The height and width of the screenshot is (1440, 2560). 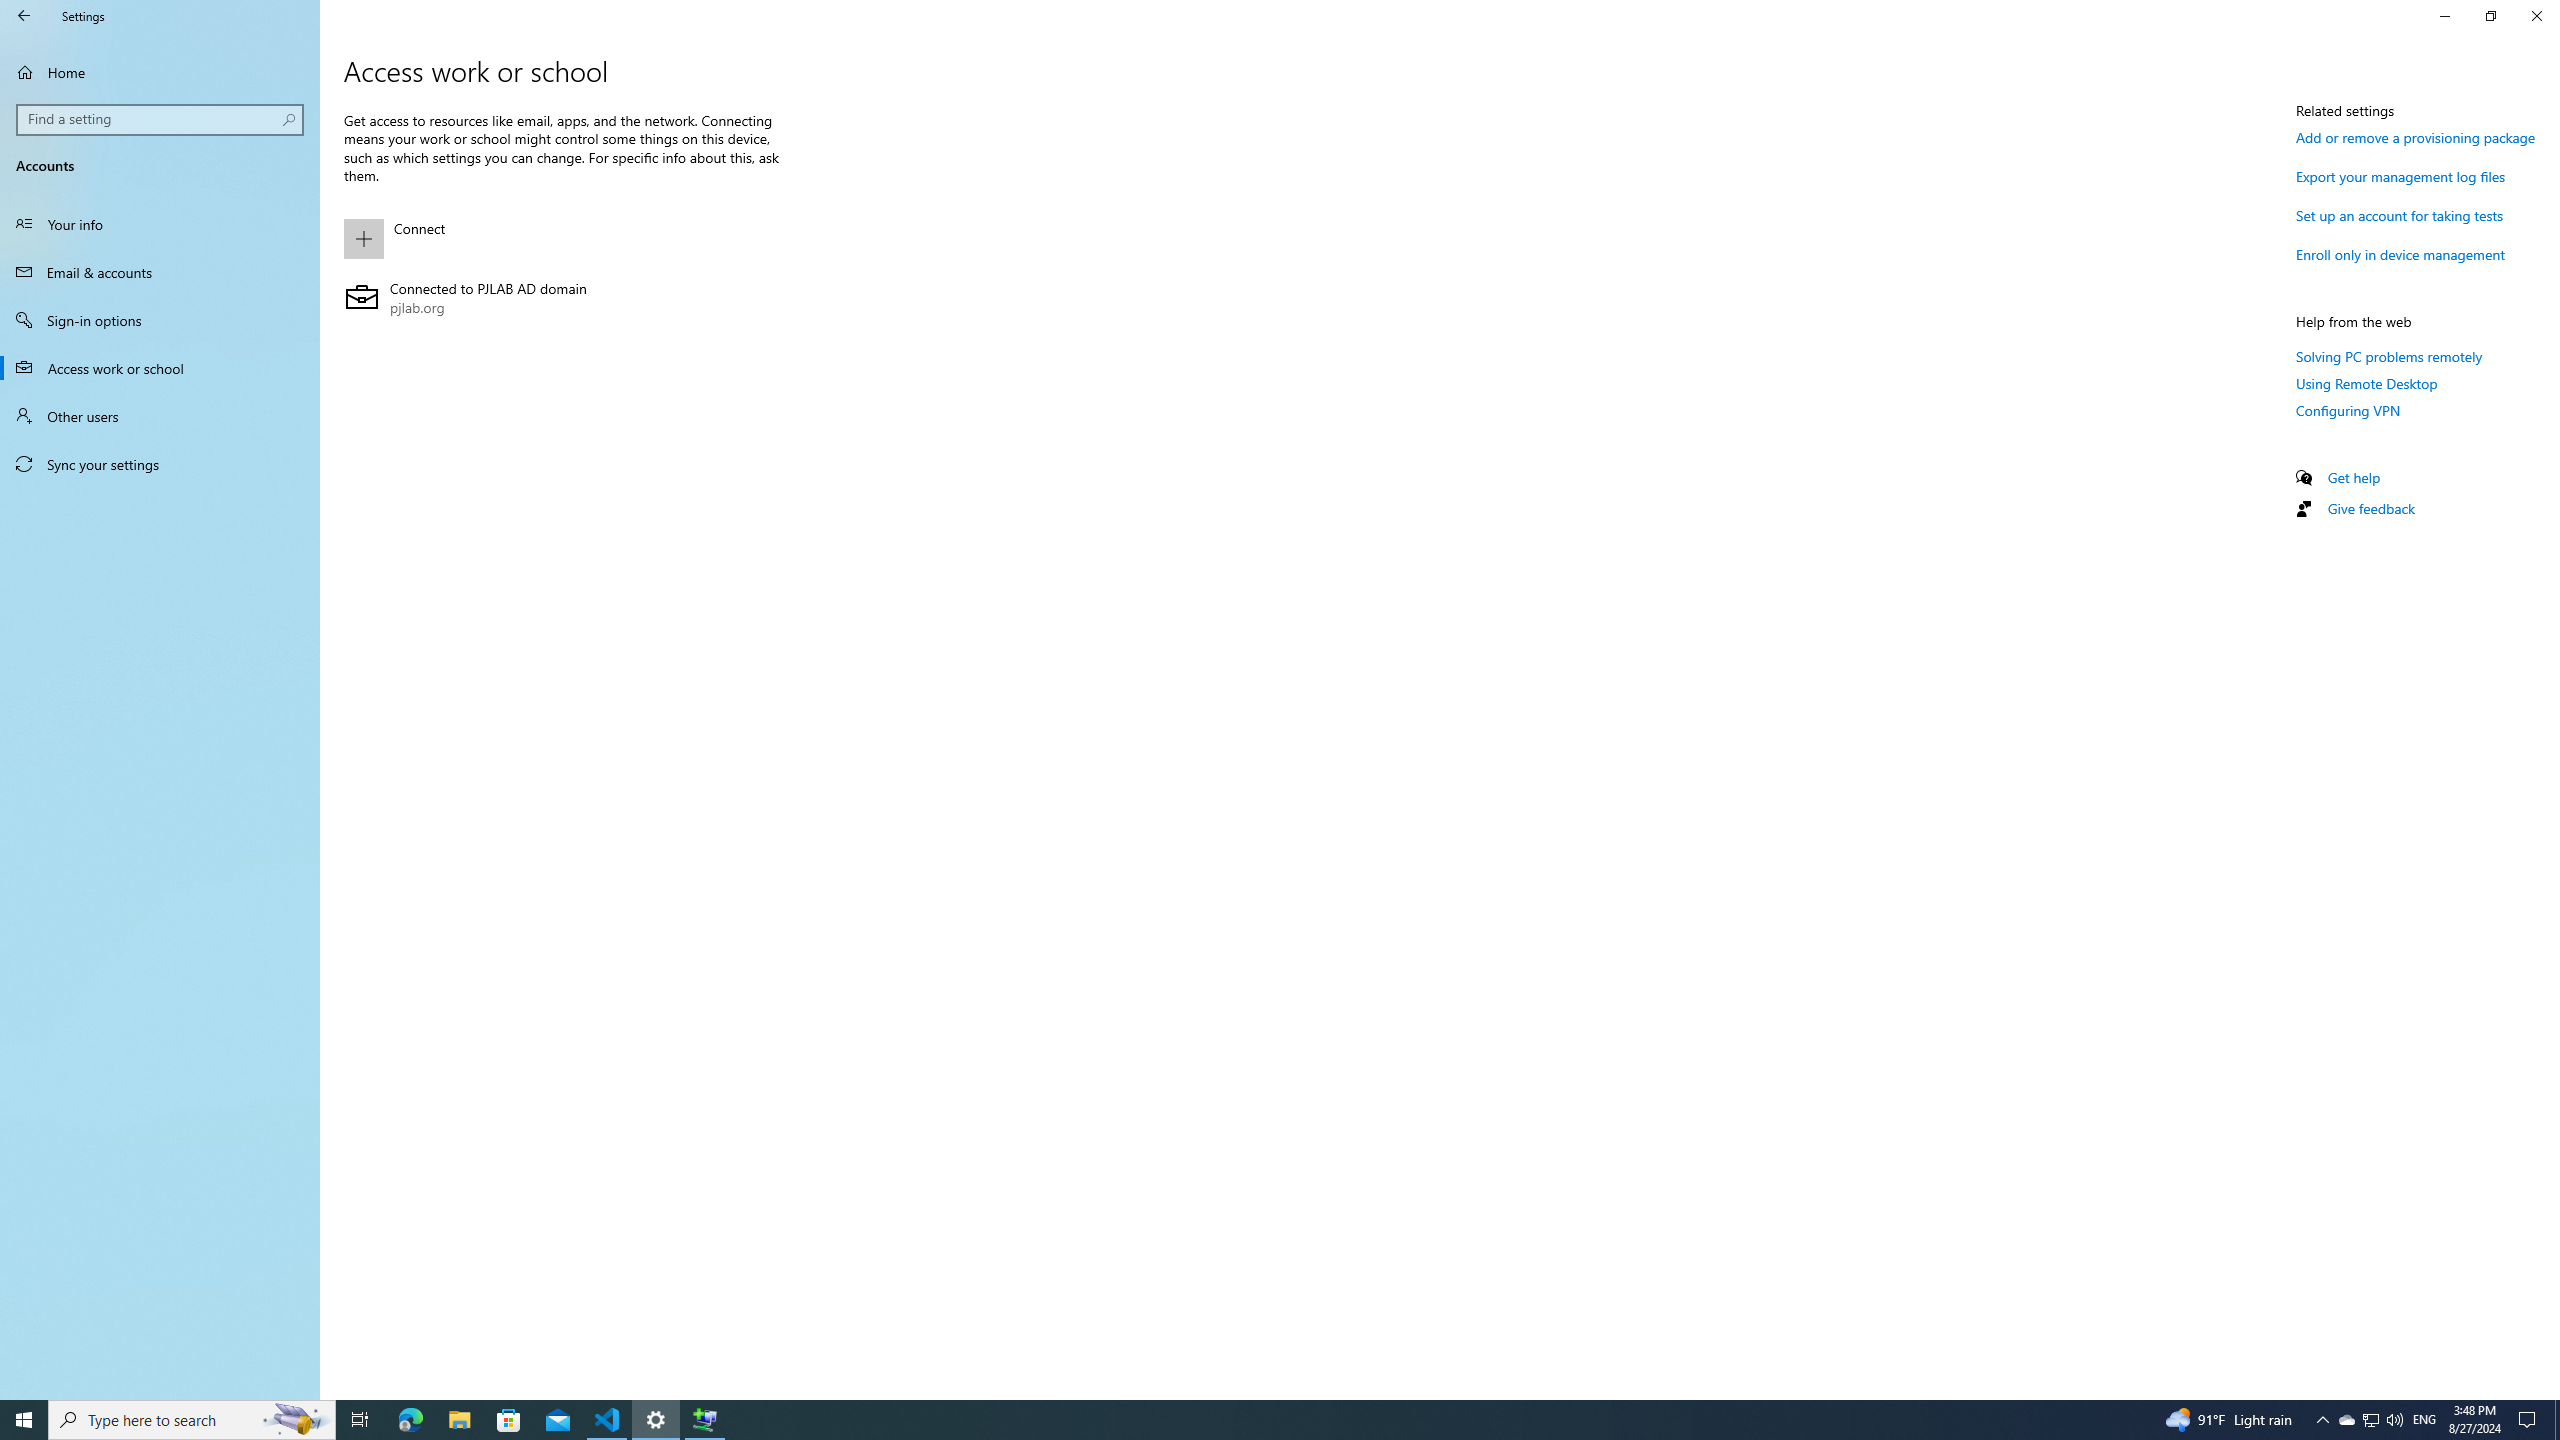 I want to click on 'Home', so click(x=159, y=72).